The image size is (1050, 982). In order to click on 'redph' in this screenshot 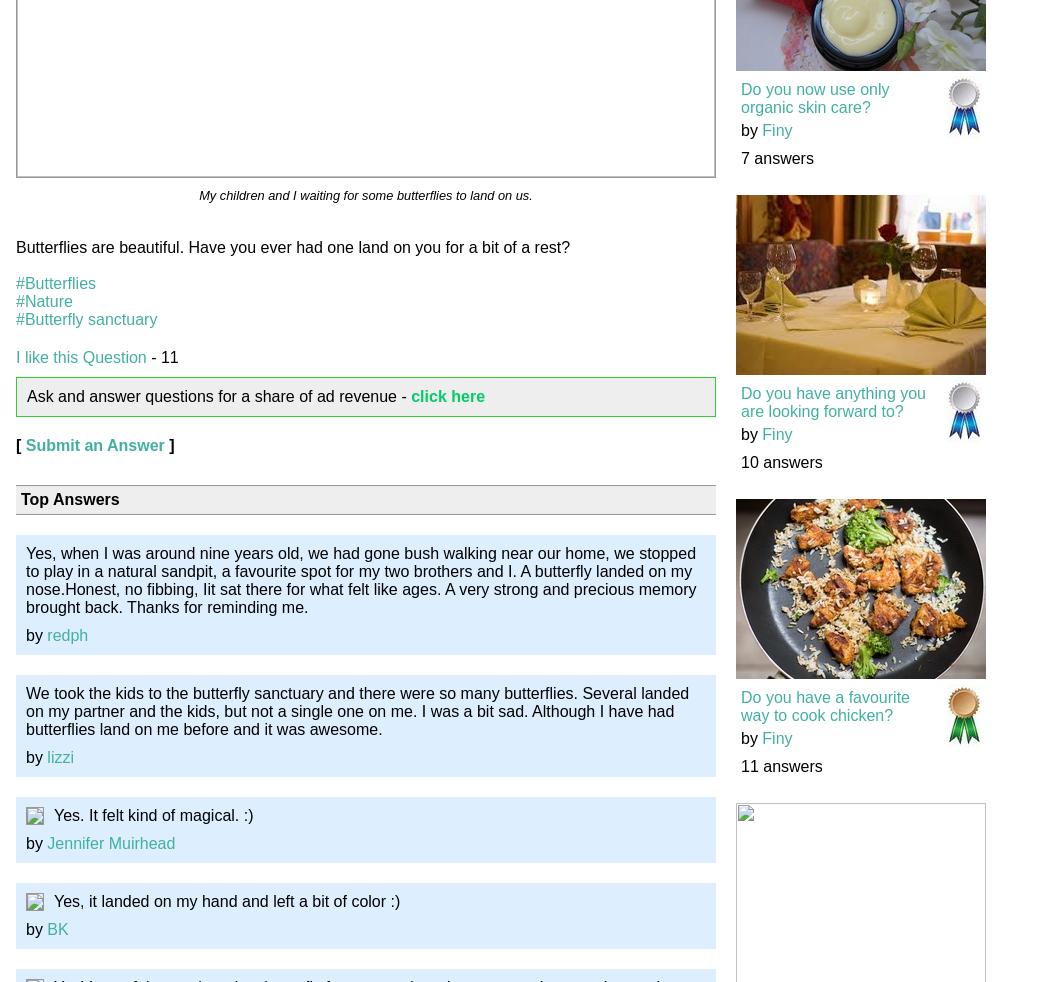, I will do `click(66, 633)`.